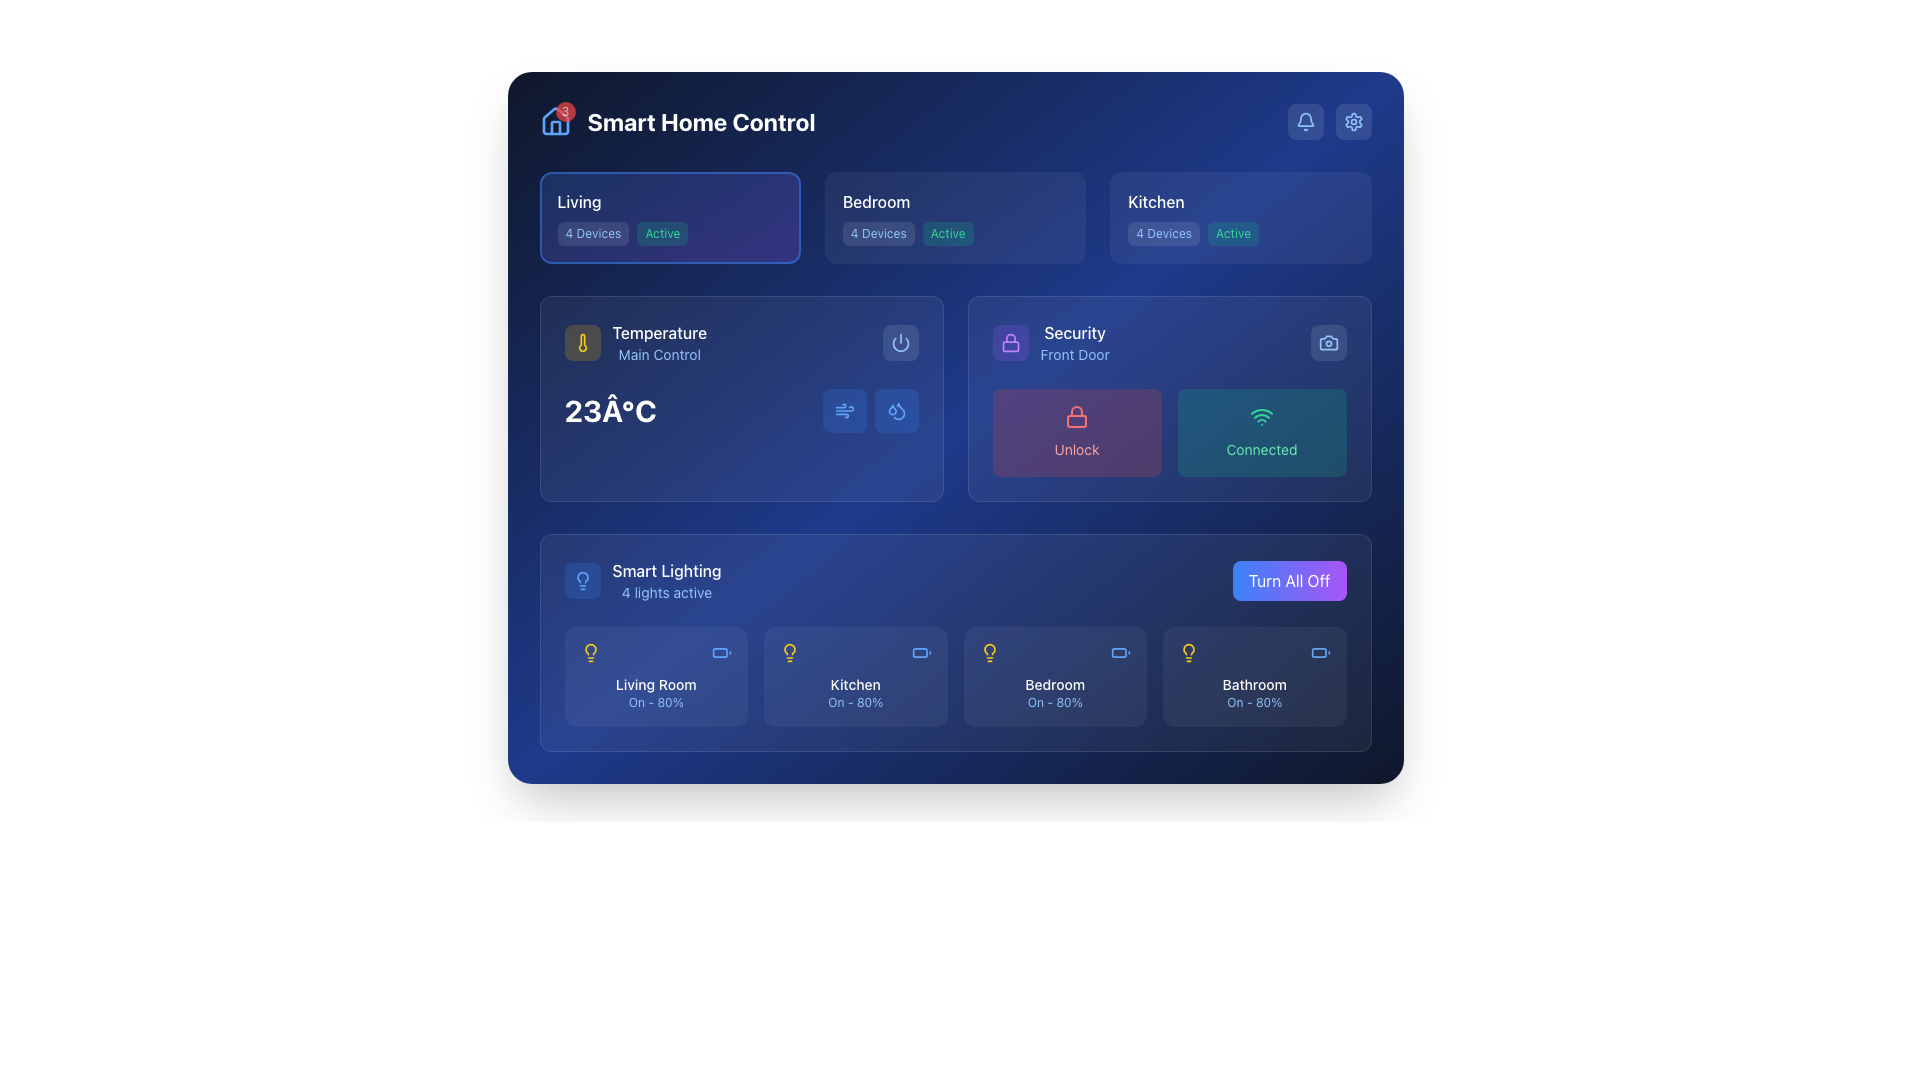  What do you see at coordinates (954, 233) in the screenshot?
I see `details of the informational label with status indicators for the 'Bedroom' section, located between the 'Living' and 'Kitchen' elements in the smart home control interface` at bounding box center [954, 233].